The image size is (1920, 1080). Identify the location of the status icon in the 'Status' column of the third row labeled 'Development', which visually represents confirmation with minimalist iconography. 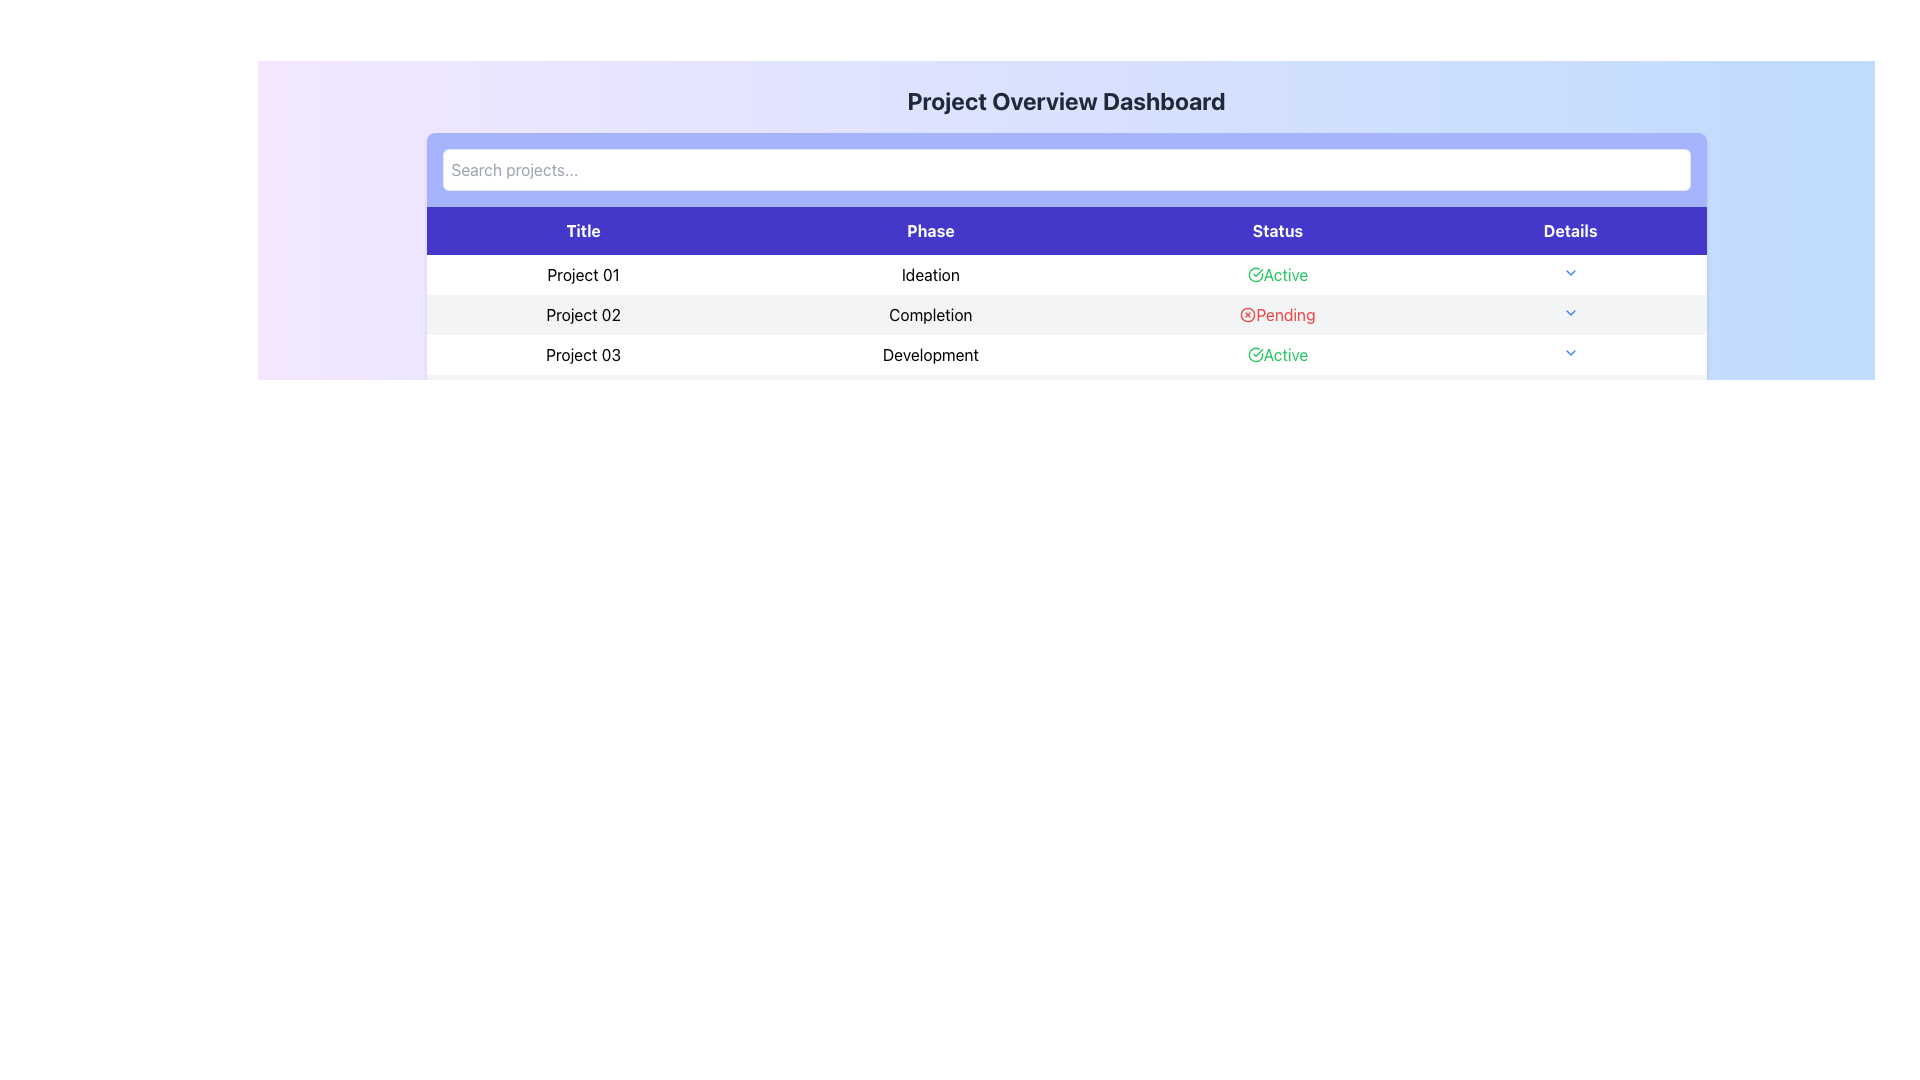
(1254, 353).